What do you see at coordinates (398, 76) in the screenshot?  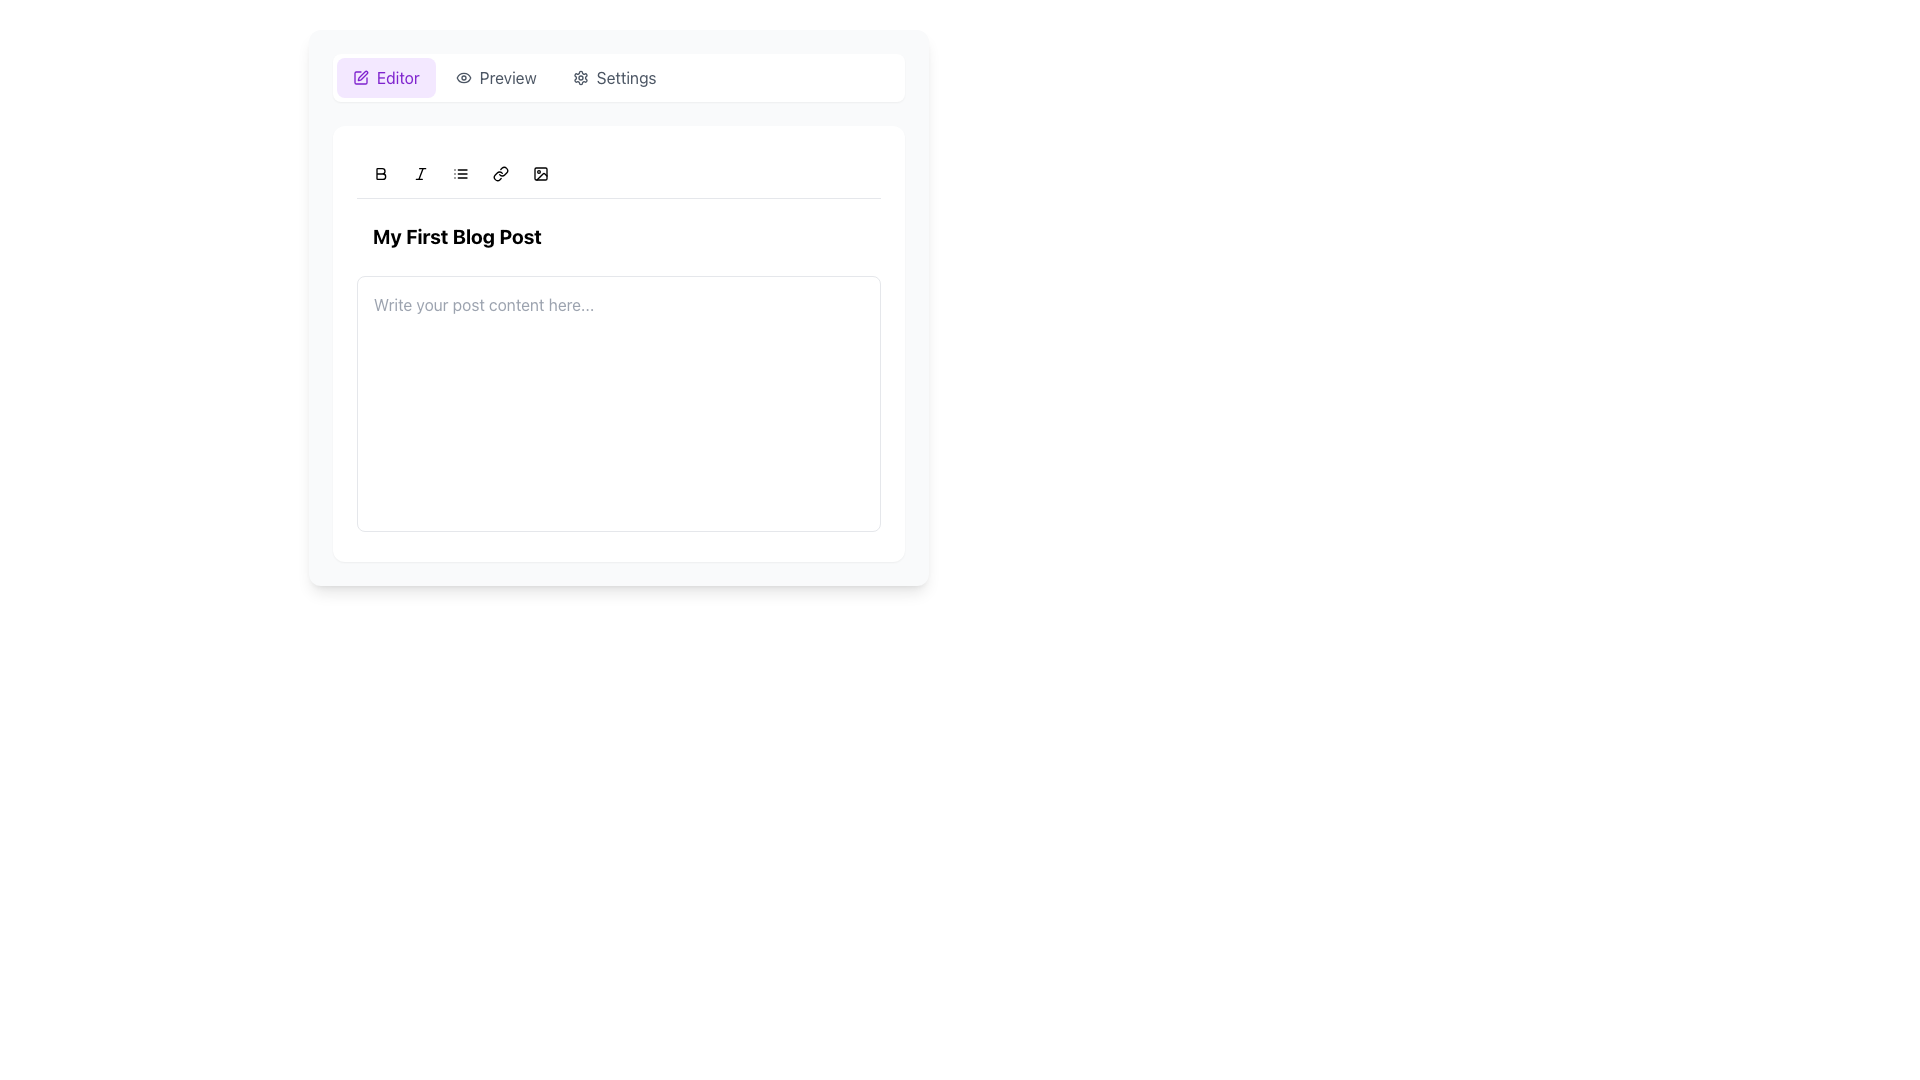 I see `text label displaying 'Editor', which is located to the right of the leftmost icon in the top-left corner of the interface` at bounding box center [398, 76].